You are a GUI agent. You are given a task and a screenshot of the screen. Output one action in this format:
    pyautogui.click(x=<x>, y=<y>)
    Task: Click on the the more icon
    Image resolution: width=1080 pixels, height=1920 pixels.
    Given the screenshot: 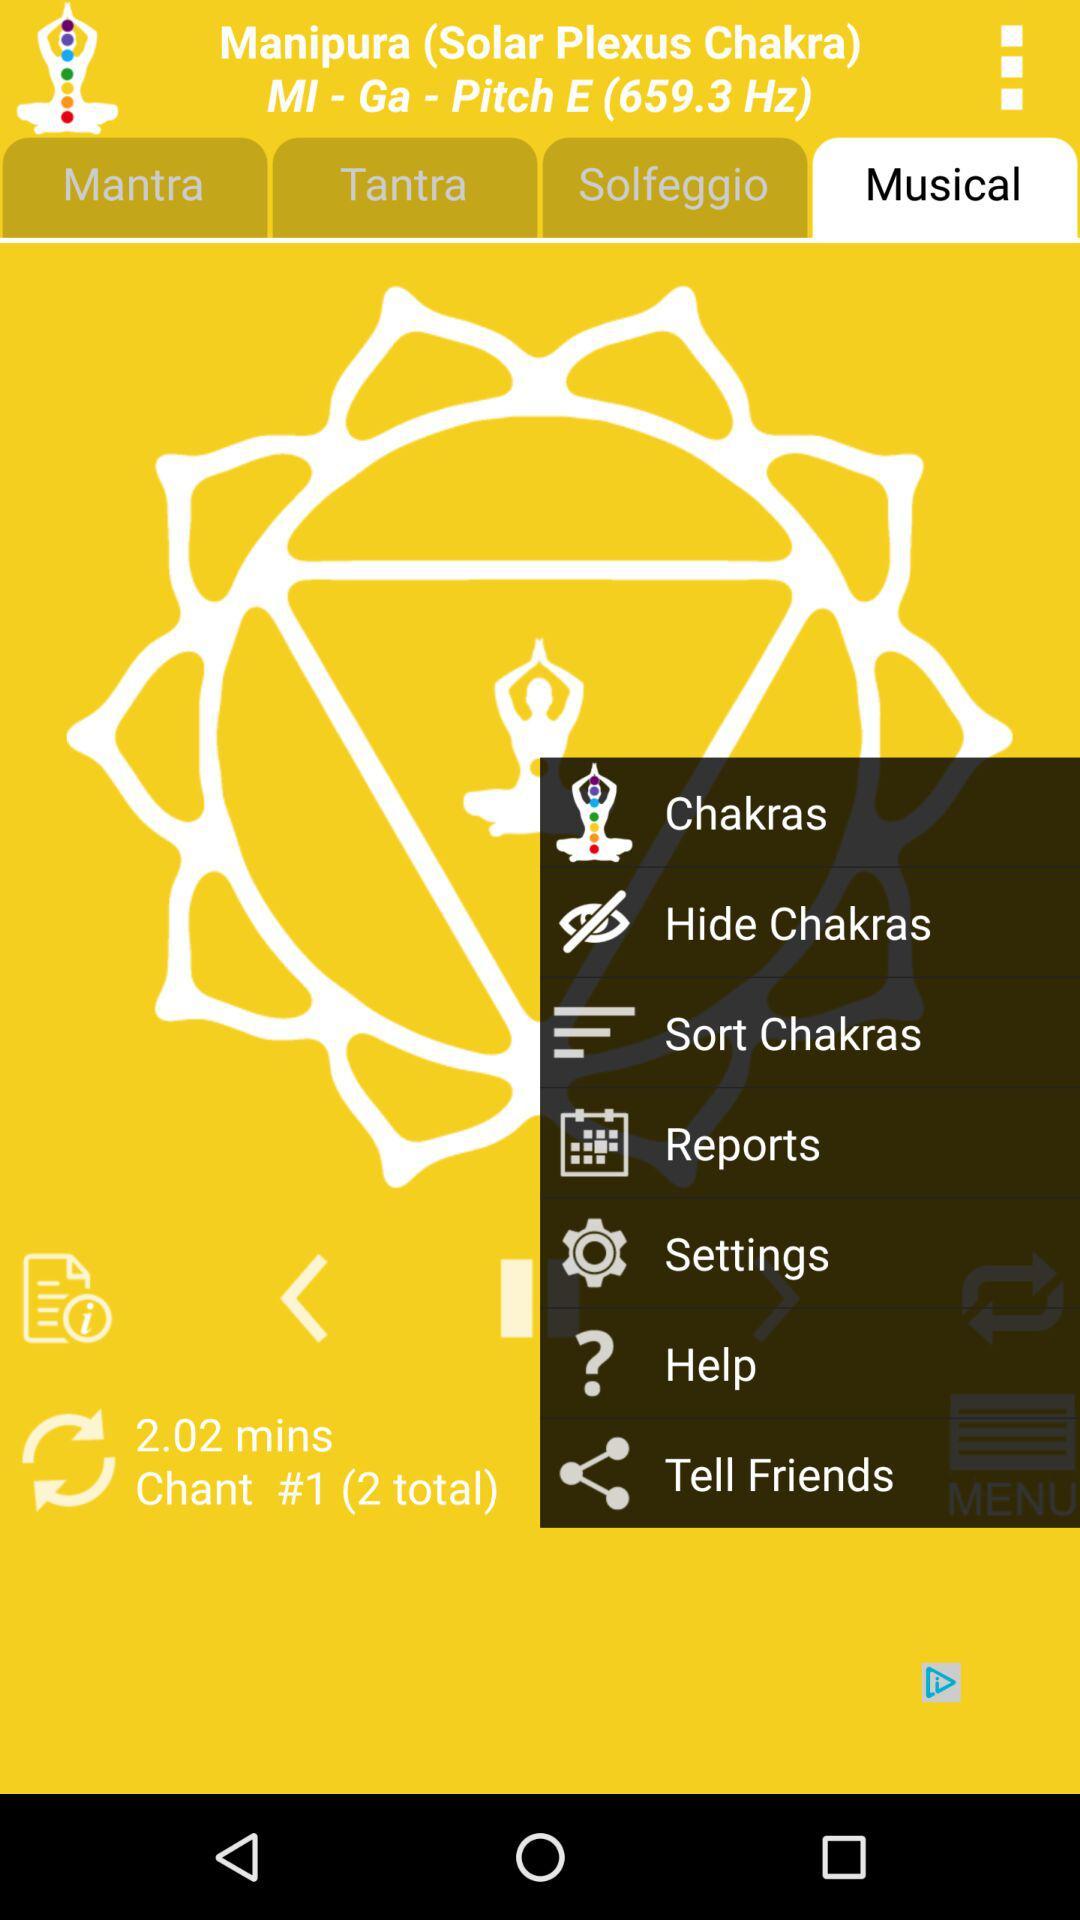 What is the action you would take?
    pyautogui.click(x=1012, y=72)
    